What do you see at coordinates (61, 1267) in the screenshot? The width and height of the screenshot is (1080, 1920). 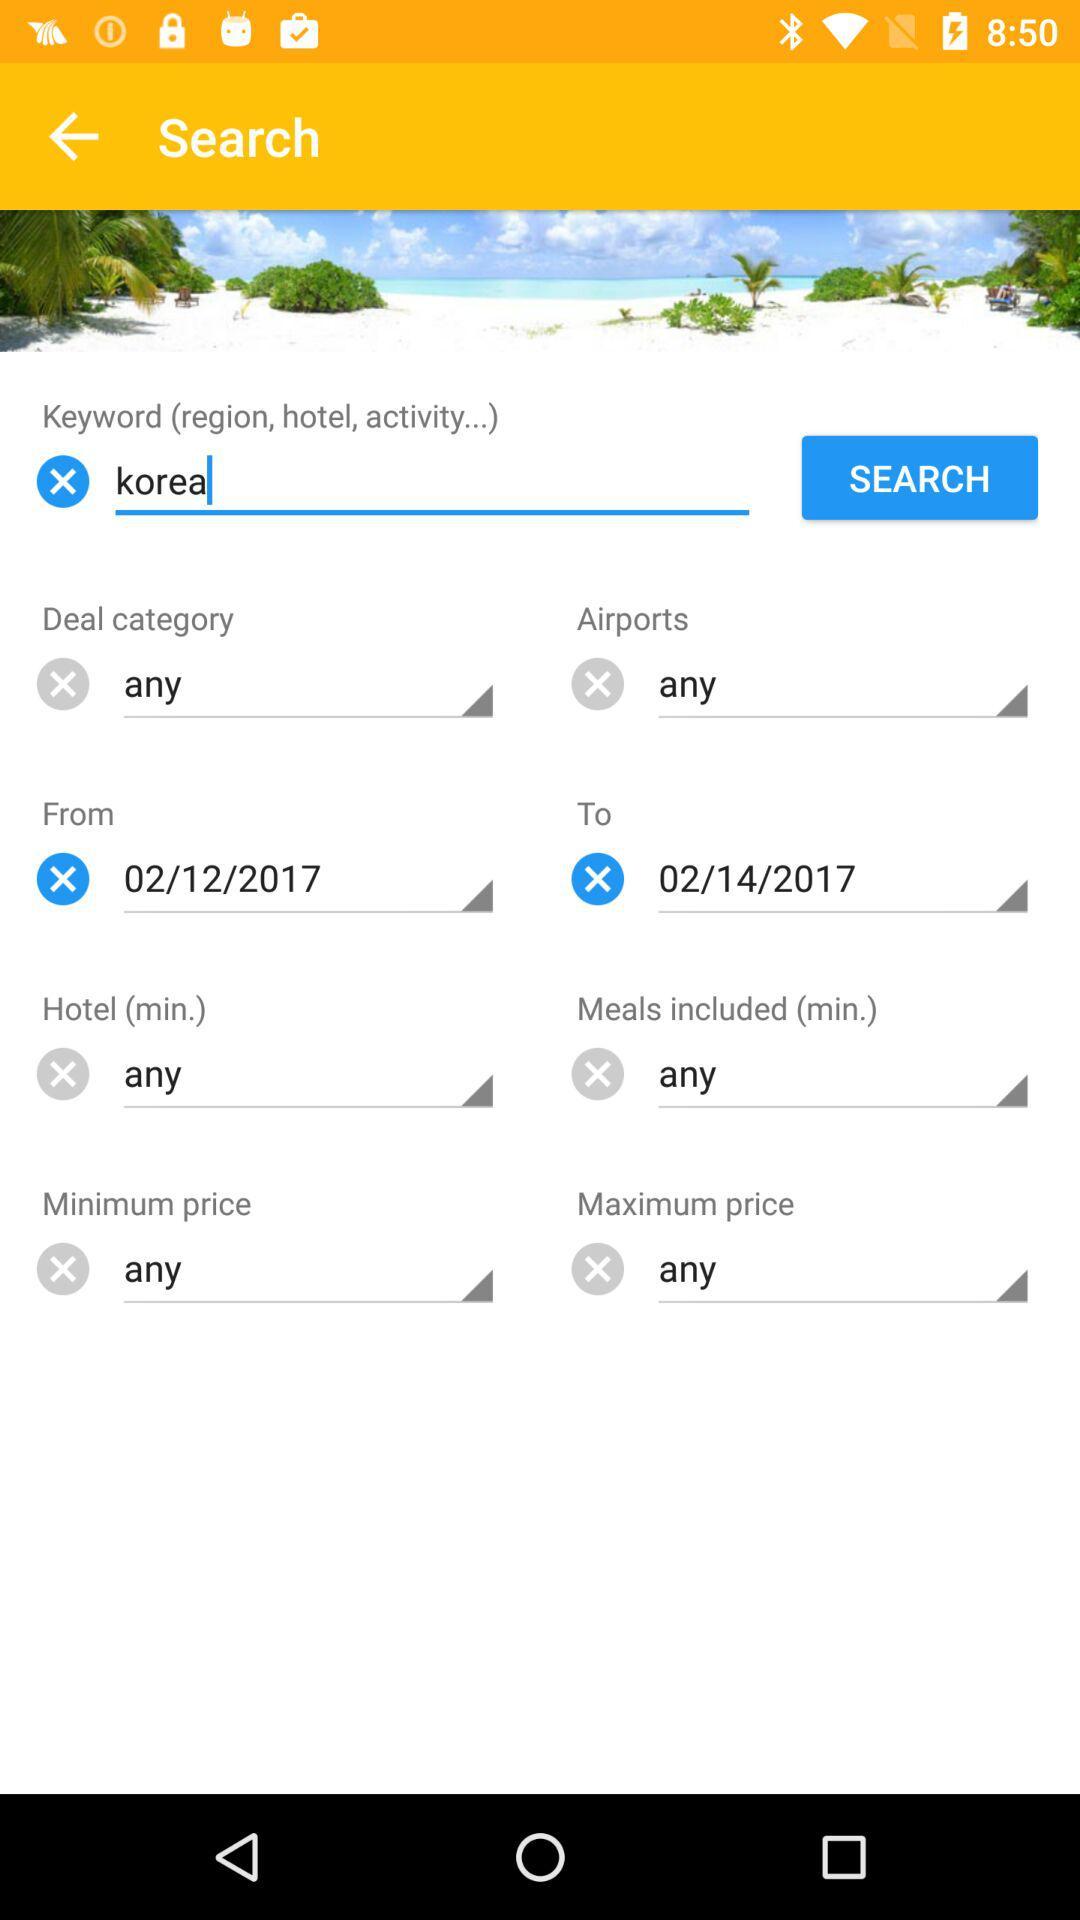 I see `the close icon` at bounding box center [61, 1267].